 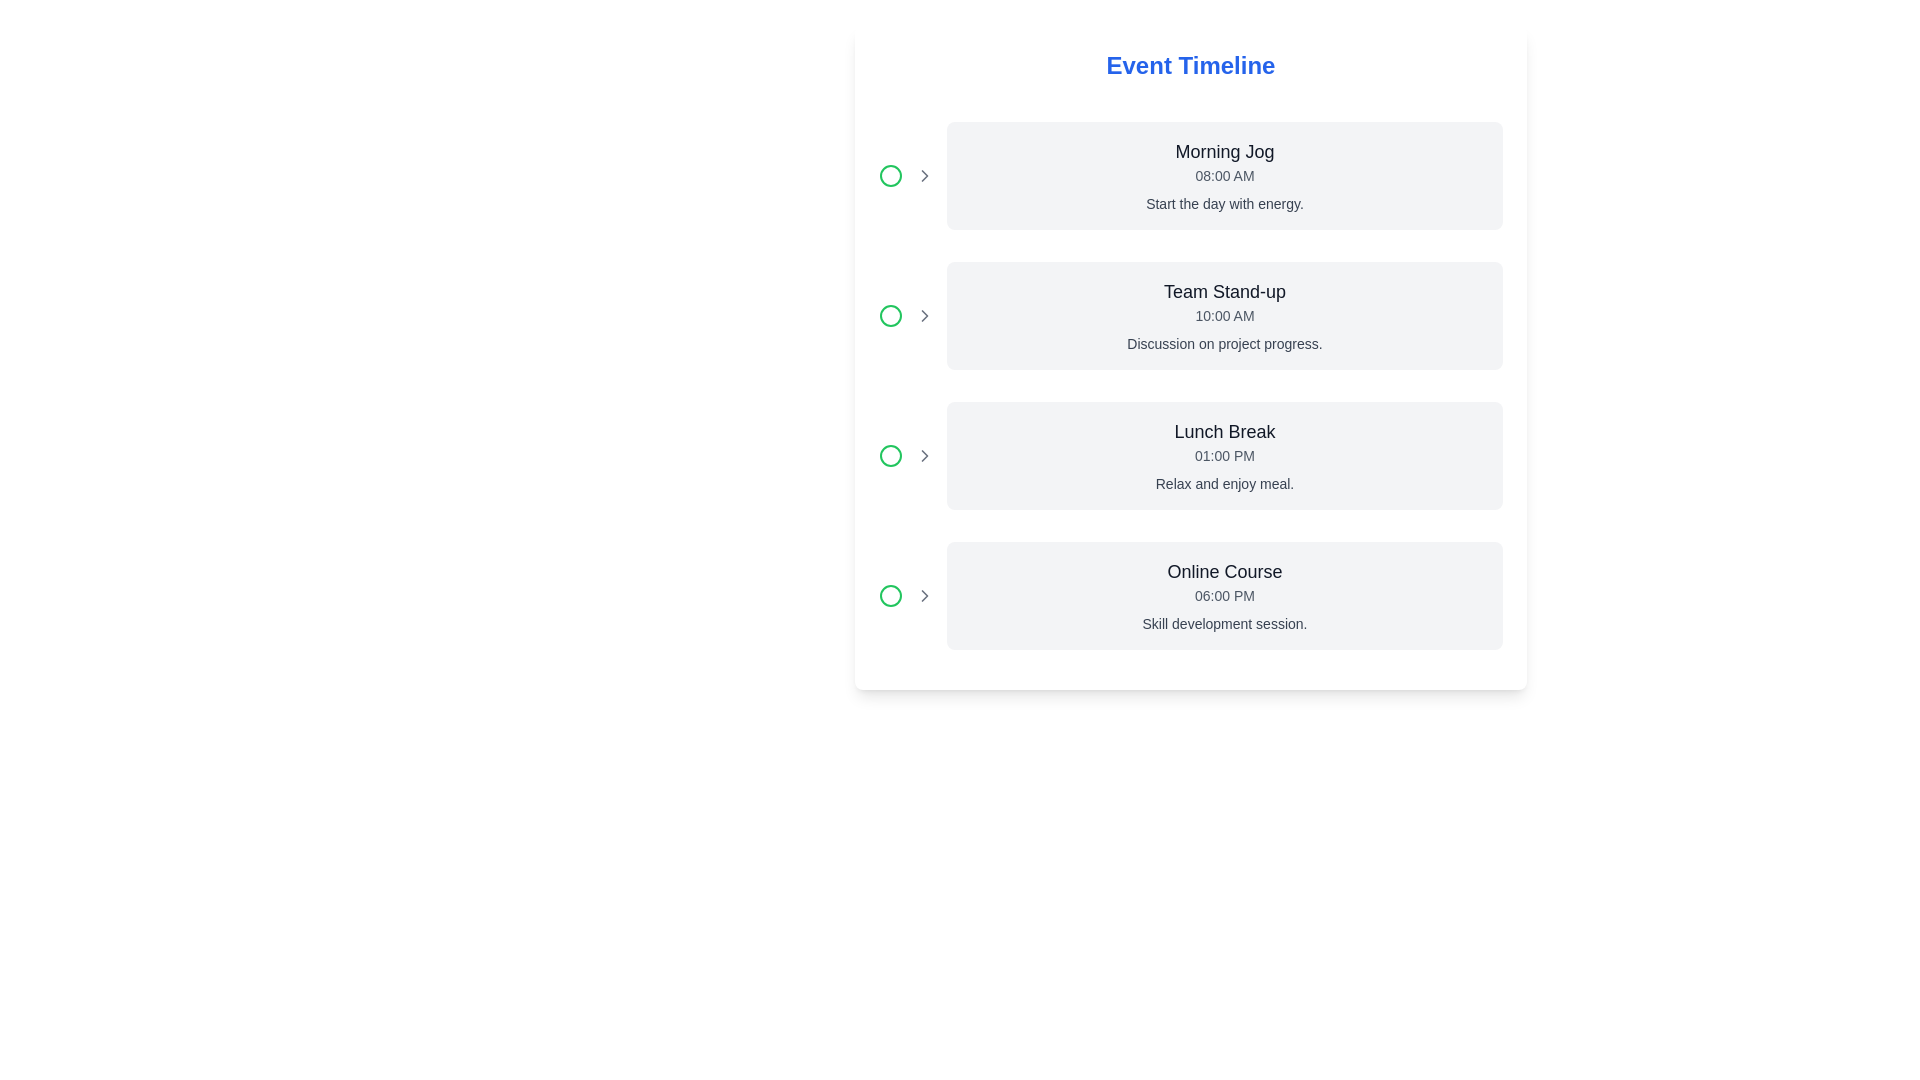 What do you see at coordinates (1223, 342) in the screenshot?
I see `the text stating 'Discussion on project progress.' which is displayed in gray color beneath the 'Team Stand-up' card` at bounding box center [1223, 342].